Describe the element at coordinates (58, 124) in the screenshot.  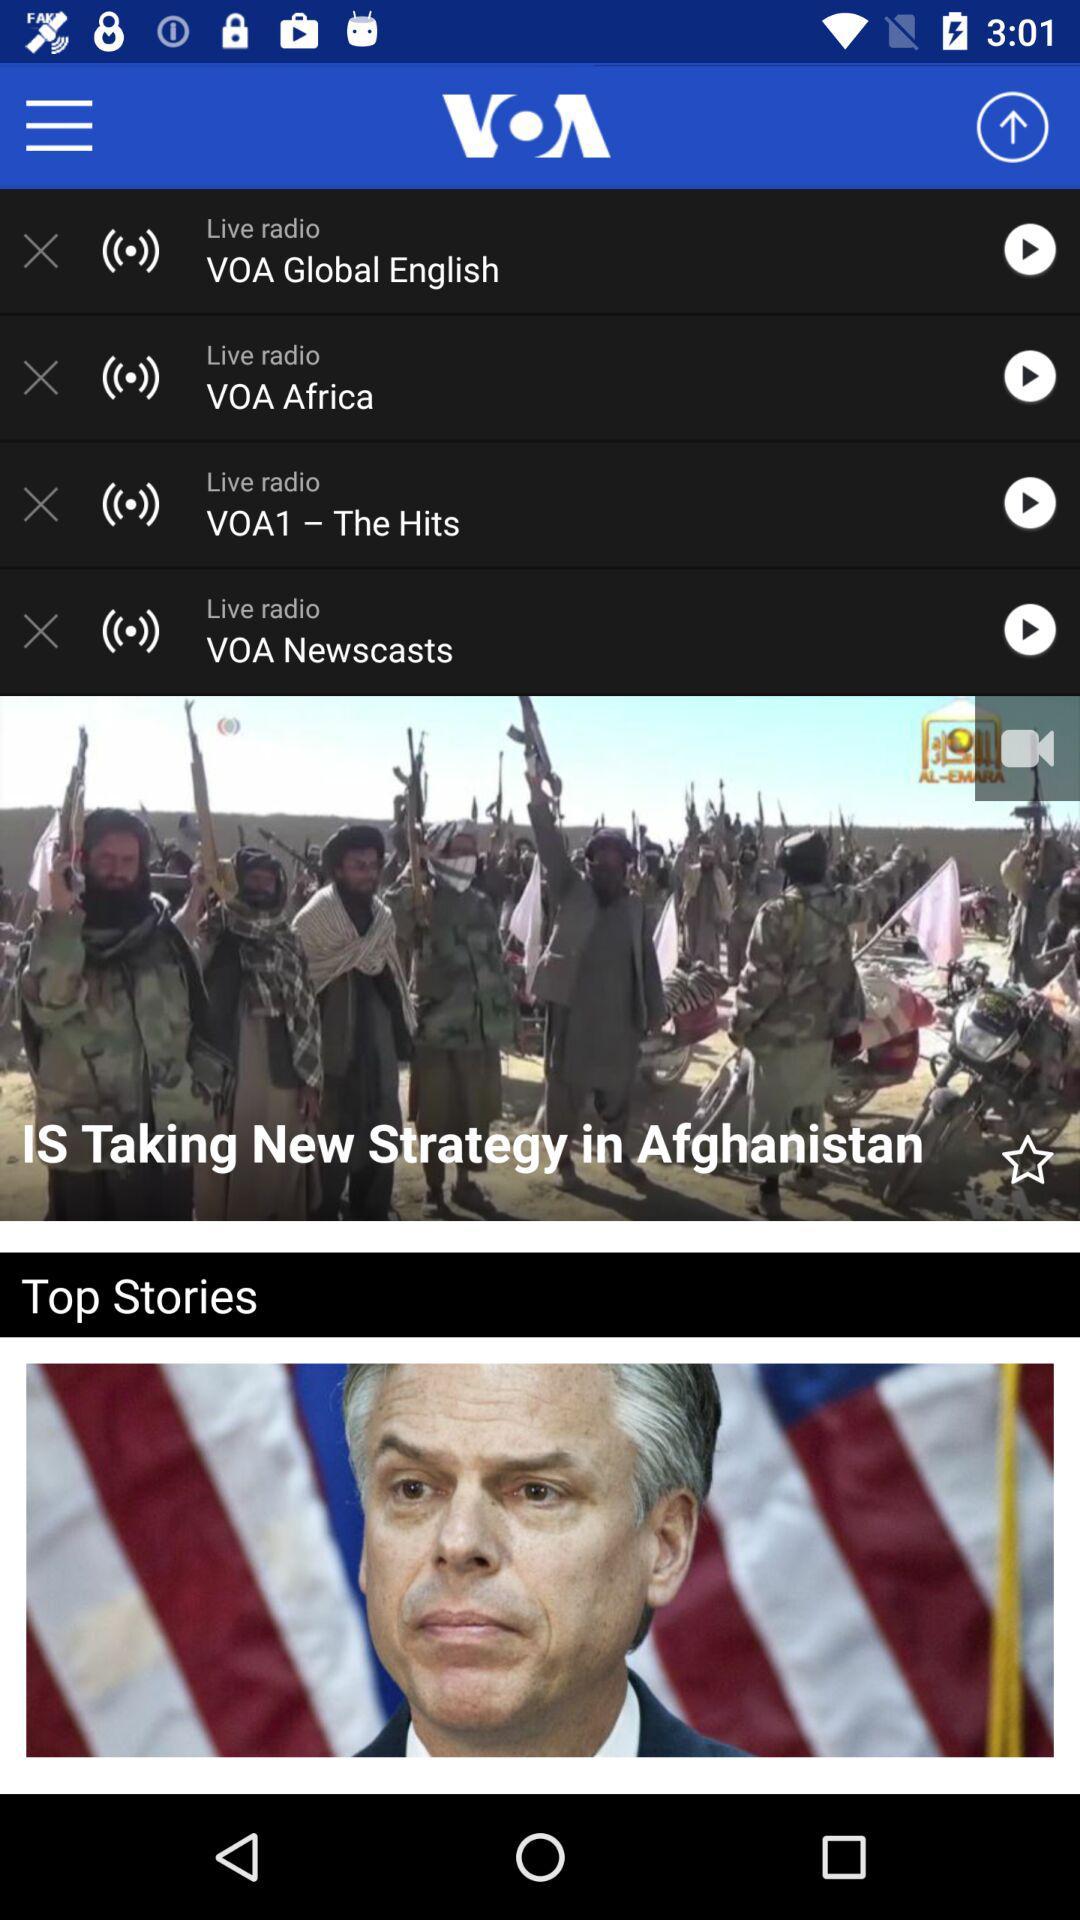
I see `options` at that location.